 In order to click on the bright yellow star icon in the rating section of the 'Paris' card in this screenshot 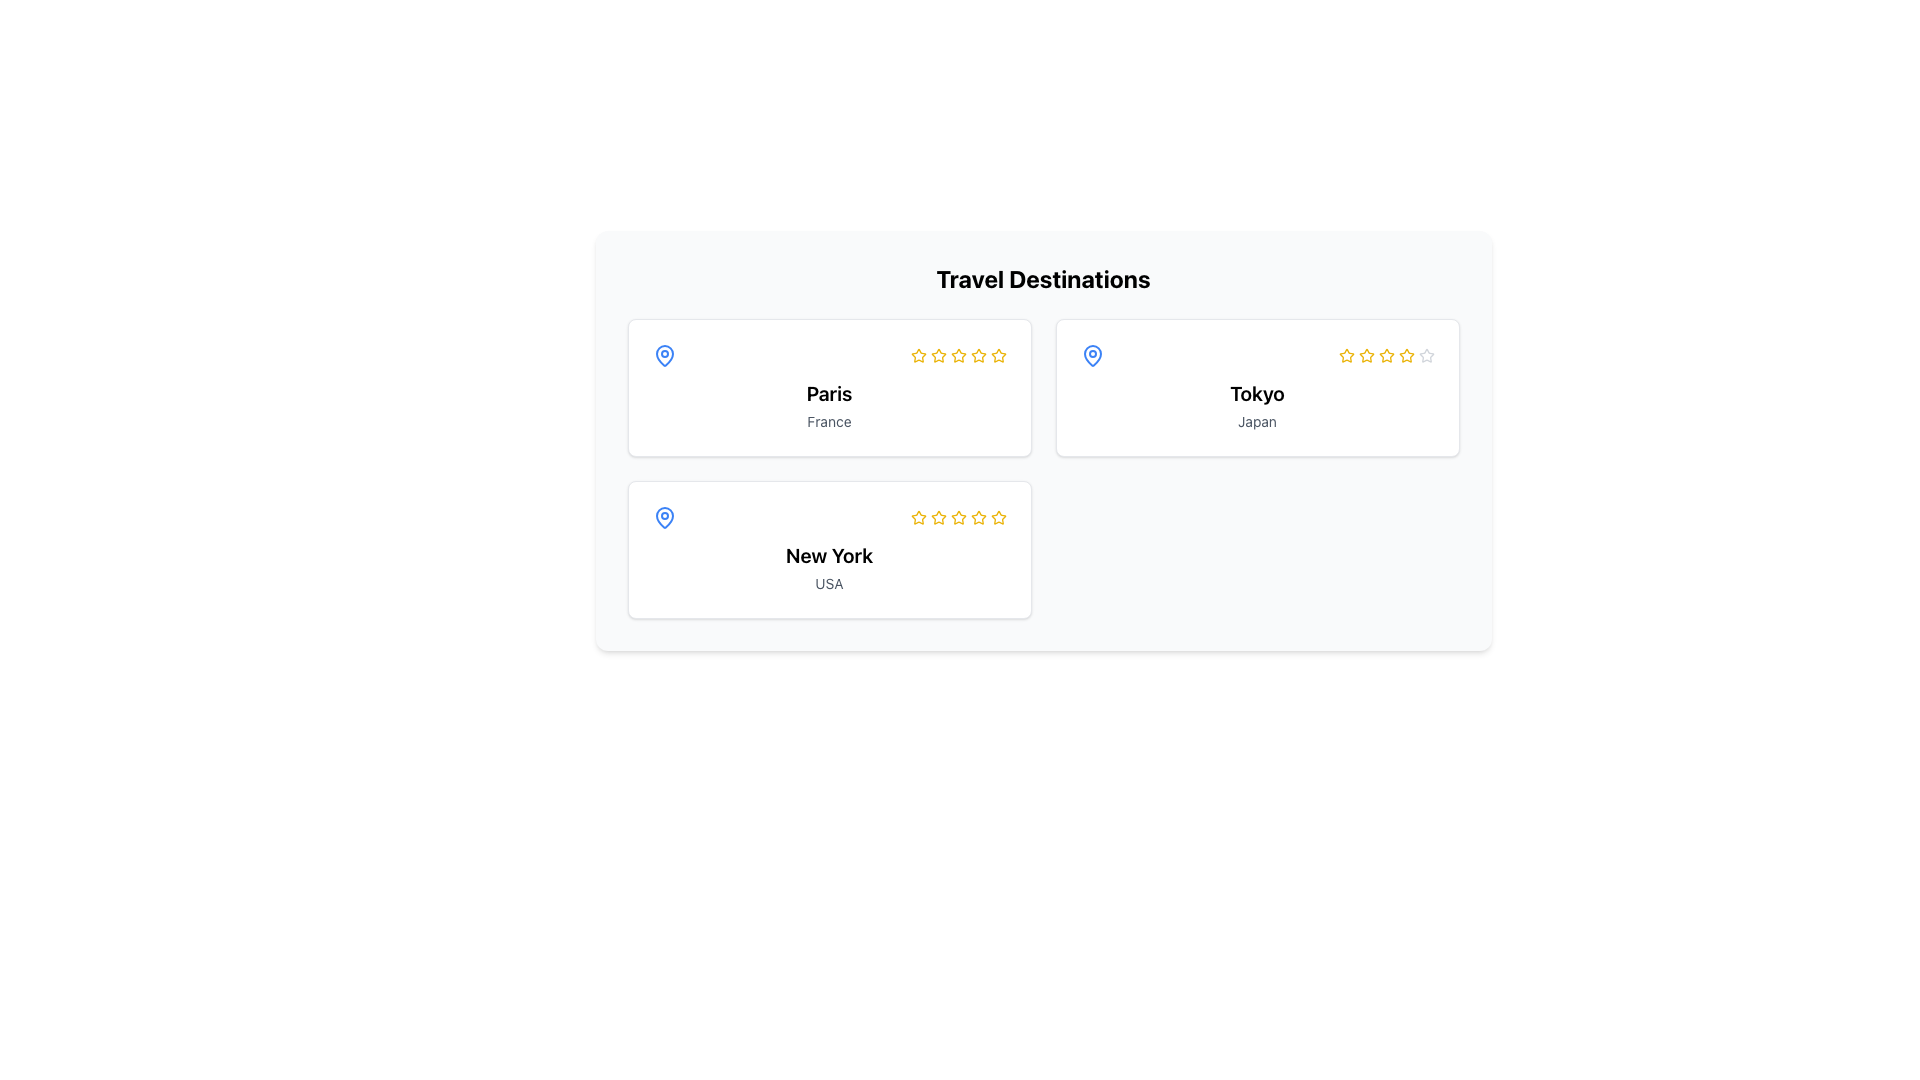, I will do `click(917, 354)`.